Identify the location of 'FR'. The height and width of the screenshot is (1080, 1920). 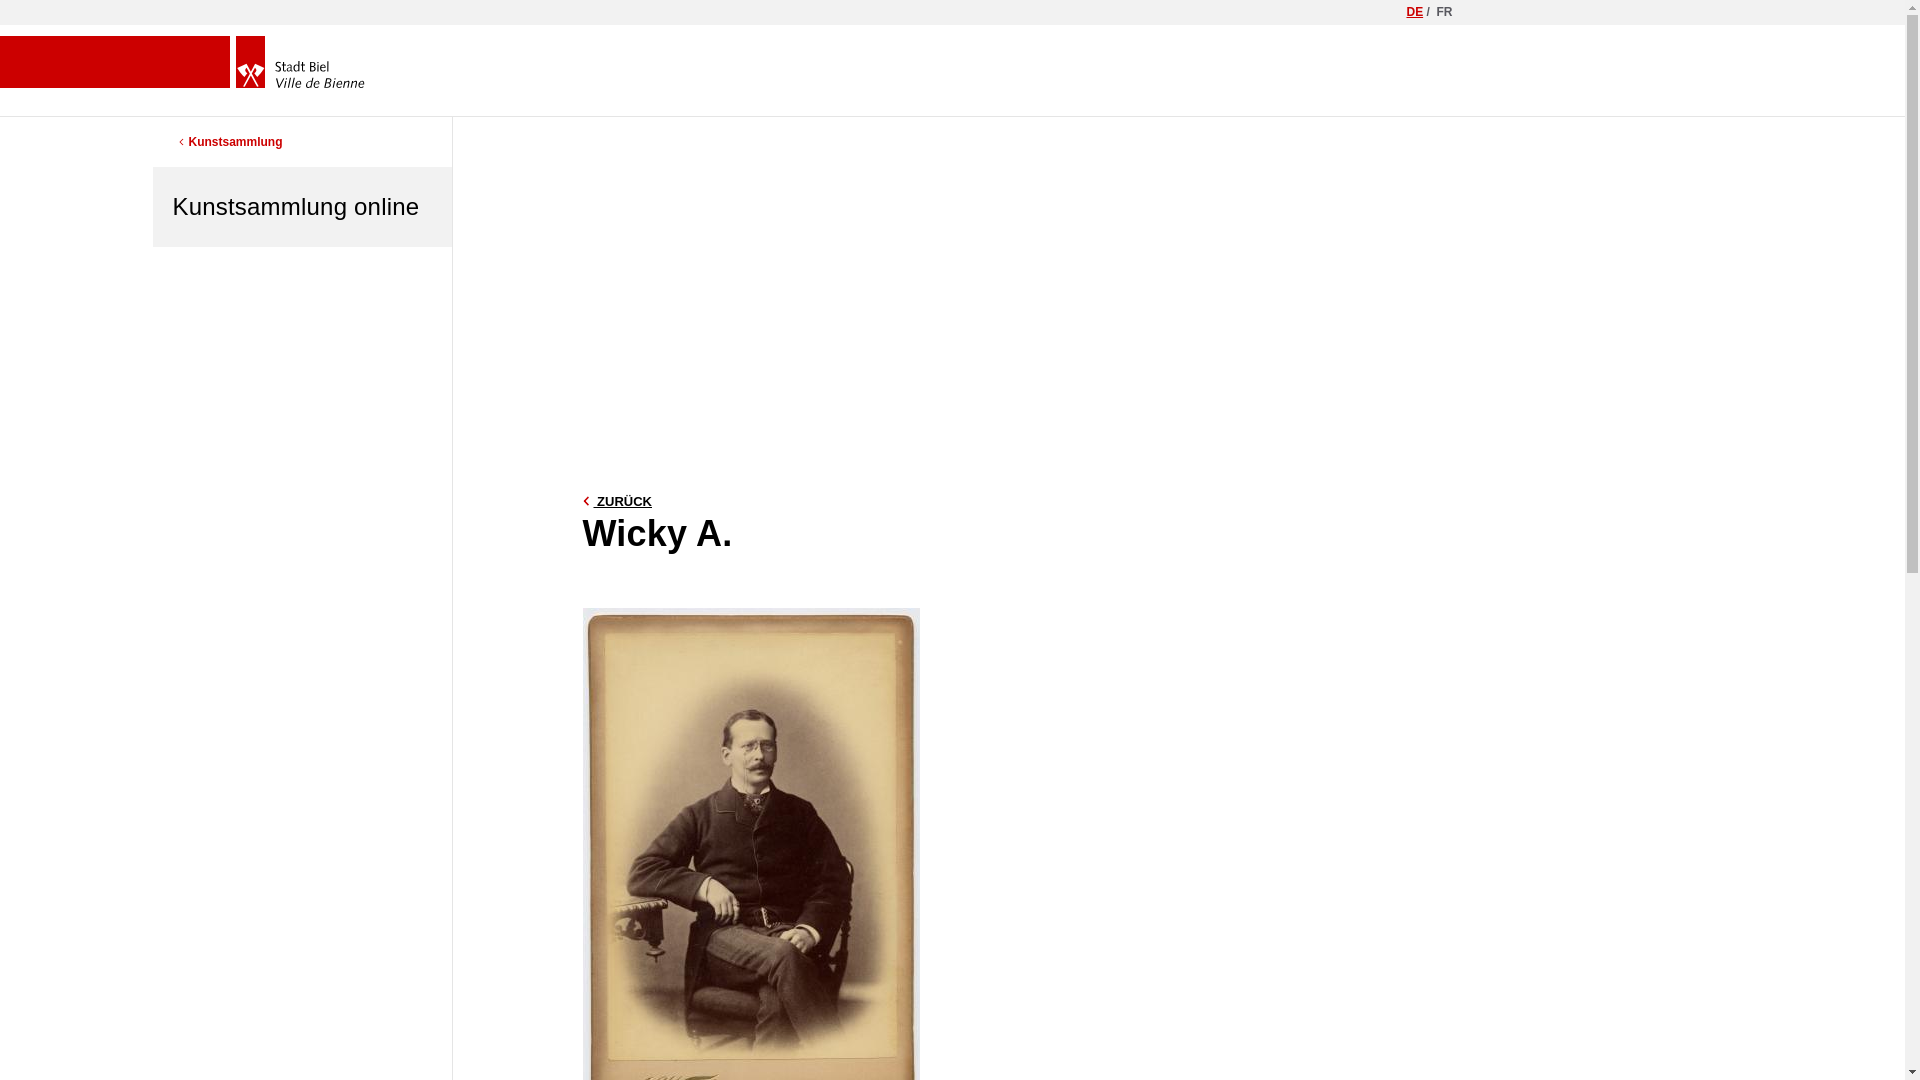
(1434, 11).